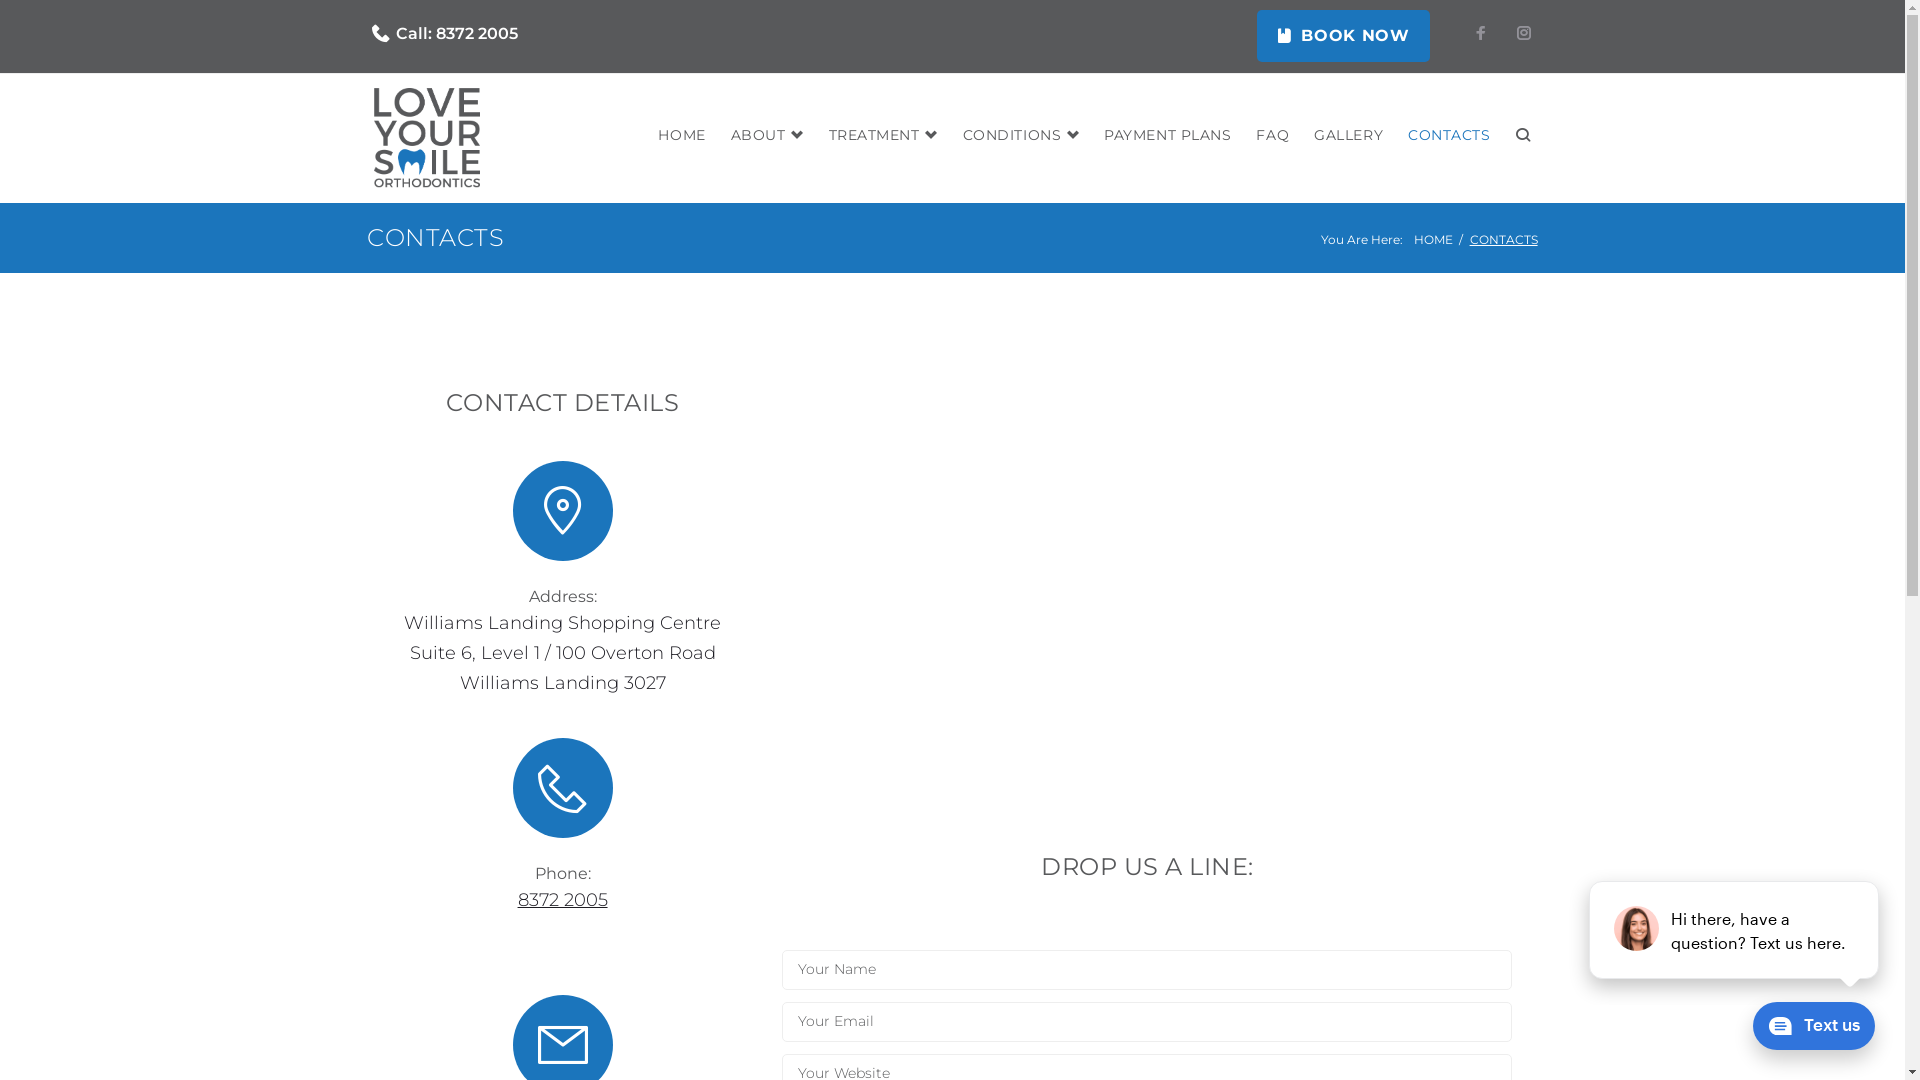 The image size is (1920, 1080). What do you see at coordinates (681, 135) in the screenshot?
I see `'HOME'` at bounding box center [681, 135].